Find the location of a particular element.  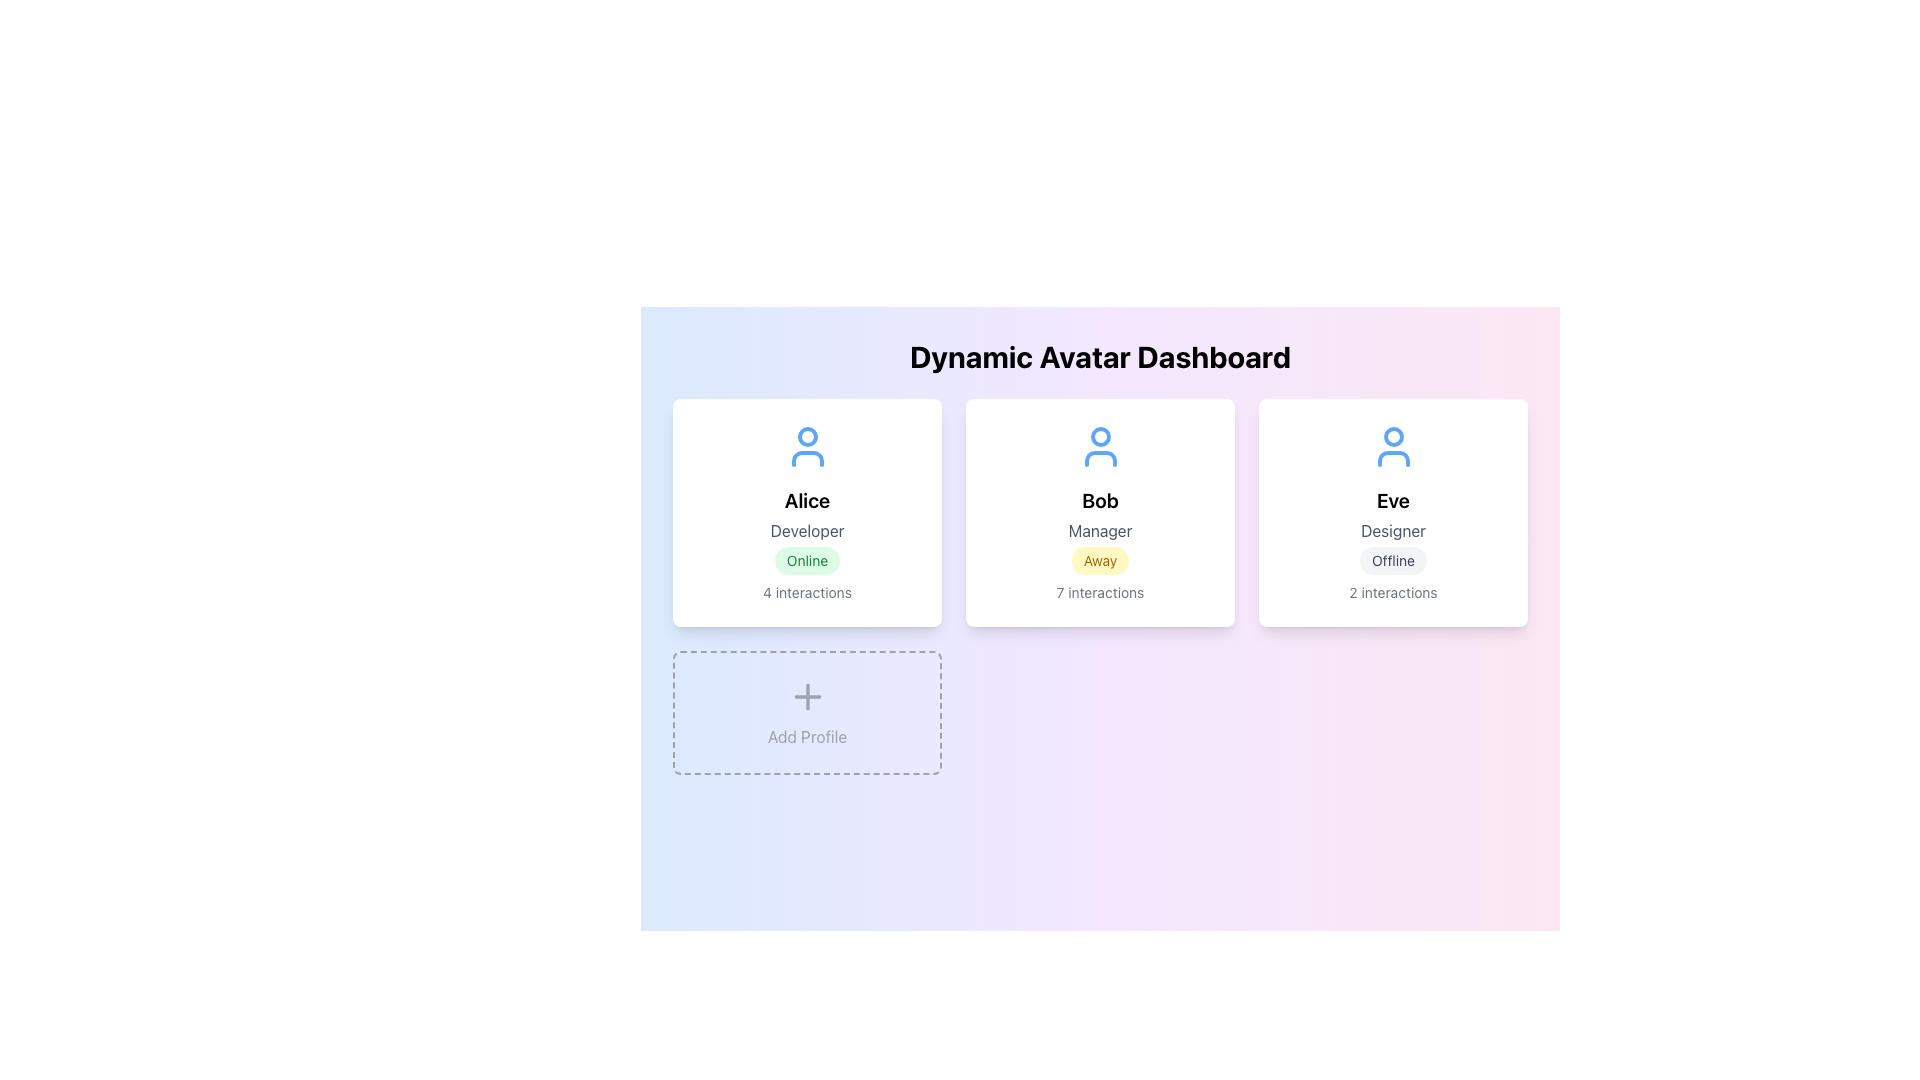

the Circular SVG graphic representing the head of user Alice located at the top-center of the leftmost user card is located at coordinates (807, 435).